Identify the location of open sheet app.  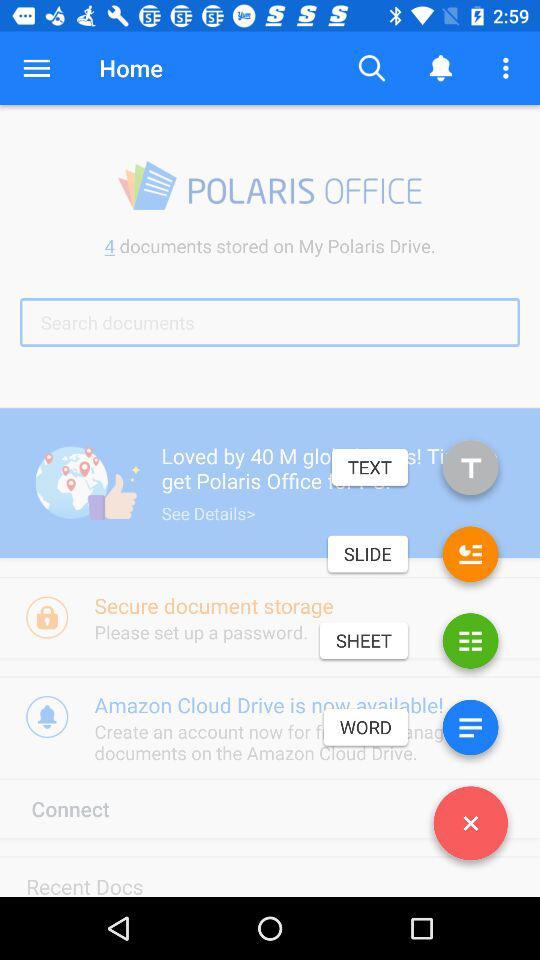
(470, 644).